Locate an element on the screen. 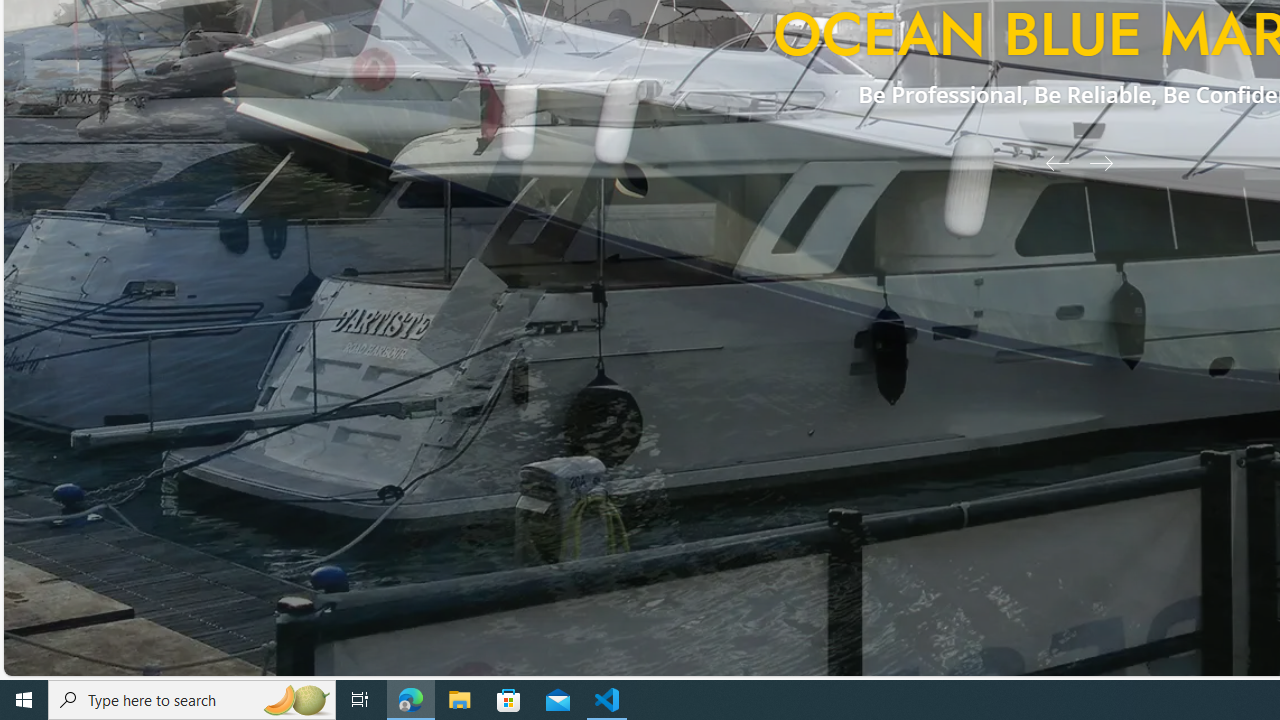  'Next Slide' is located at coordinates (1108, 161).